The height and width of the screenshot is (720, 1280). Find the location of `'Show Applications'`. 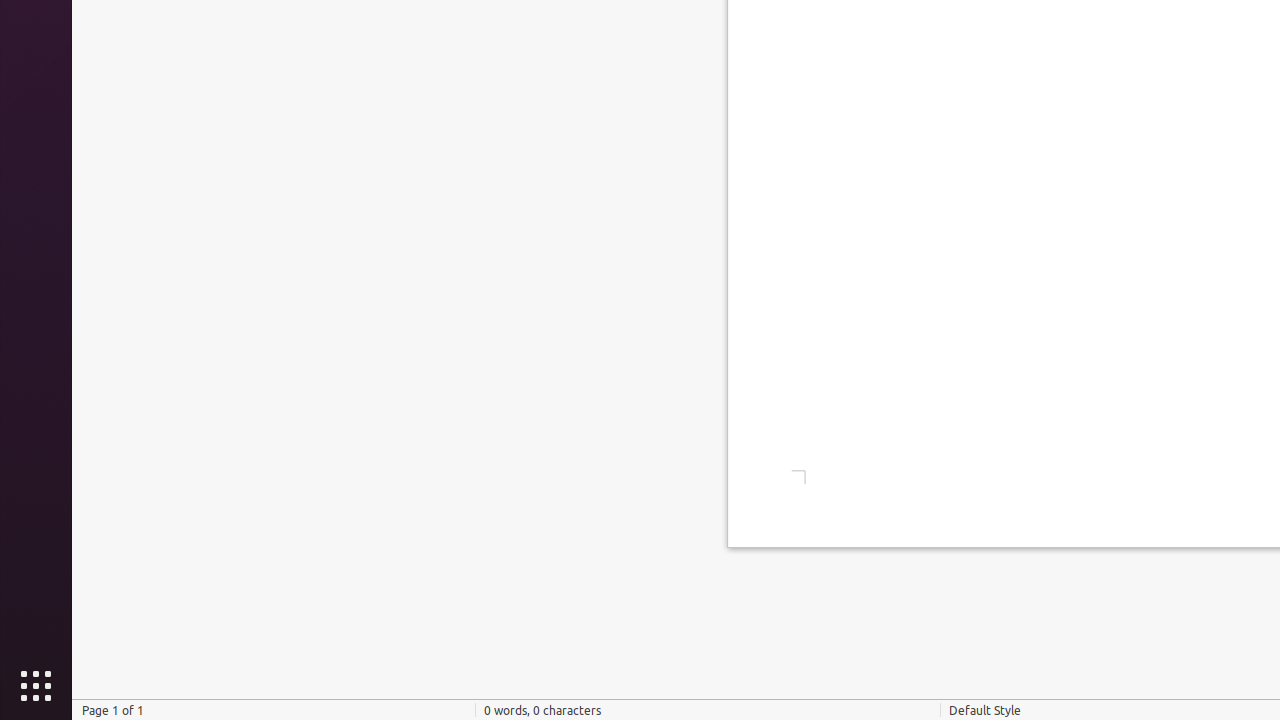

'Show Applications' is located at coordinates (35, 685).